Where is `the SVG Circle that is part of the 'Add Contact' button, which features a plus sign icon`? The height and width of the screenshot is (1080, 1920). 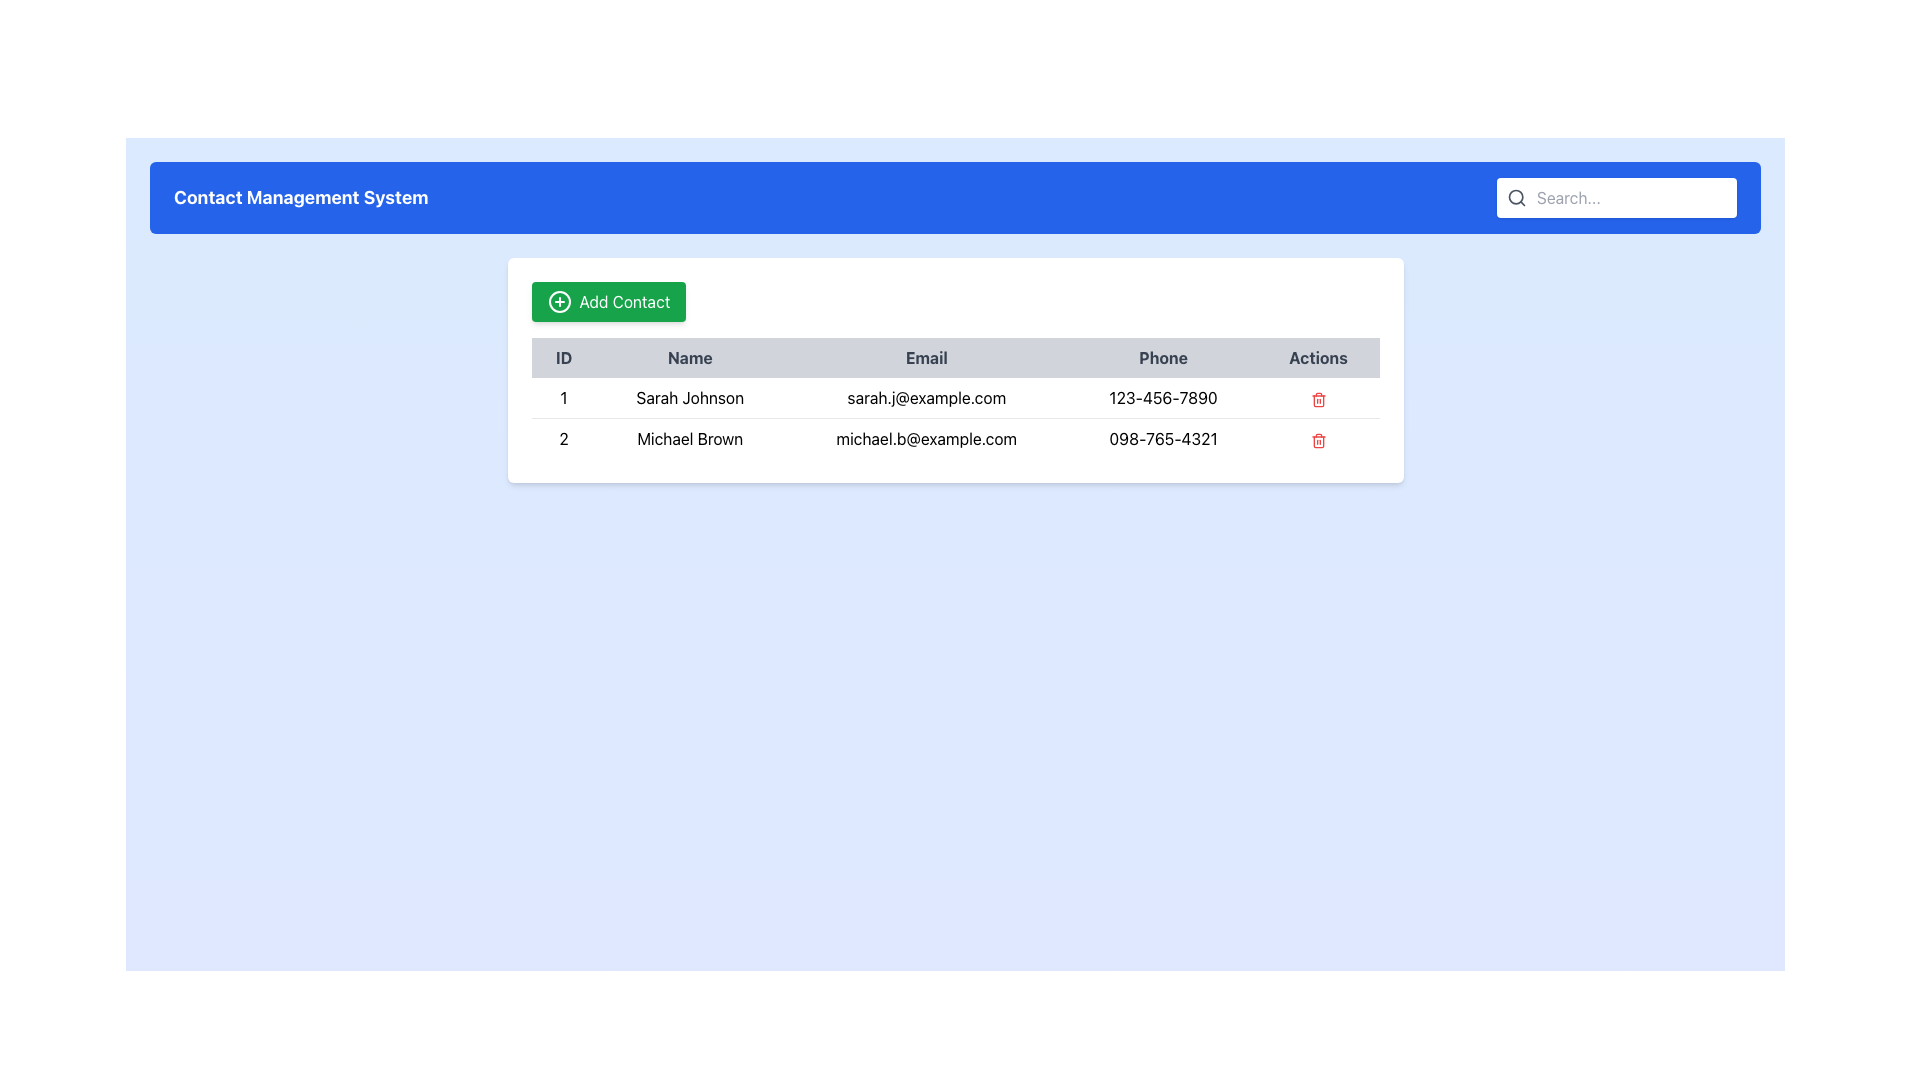
the SVG Circle that is part of the 'Add Contact' button, which features a plus sign icon is located at coordinates (559, 301).